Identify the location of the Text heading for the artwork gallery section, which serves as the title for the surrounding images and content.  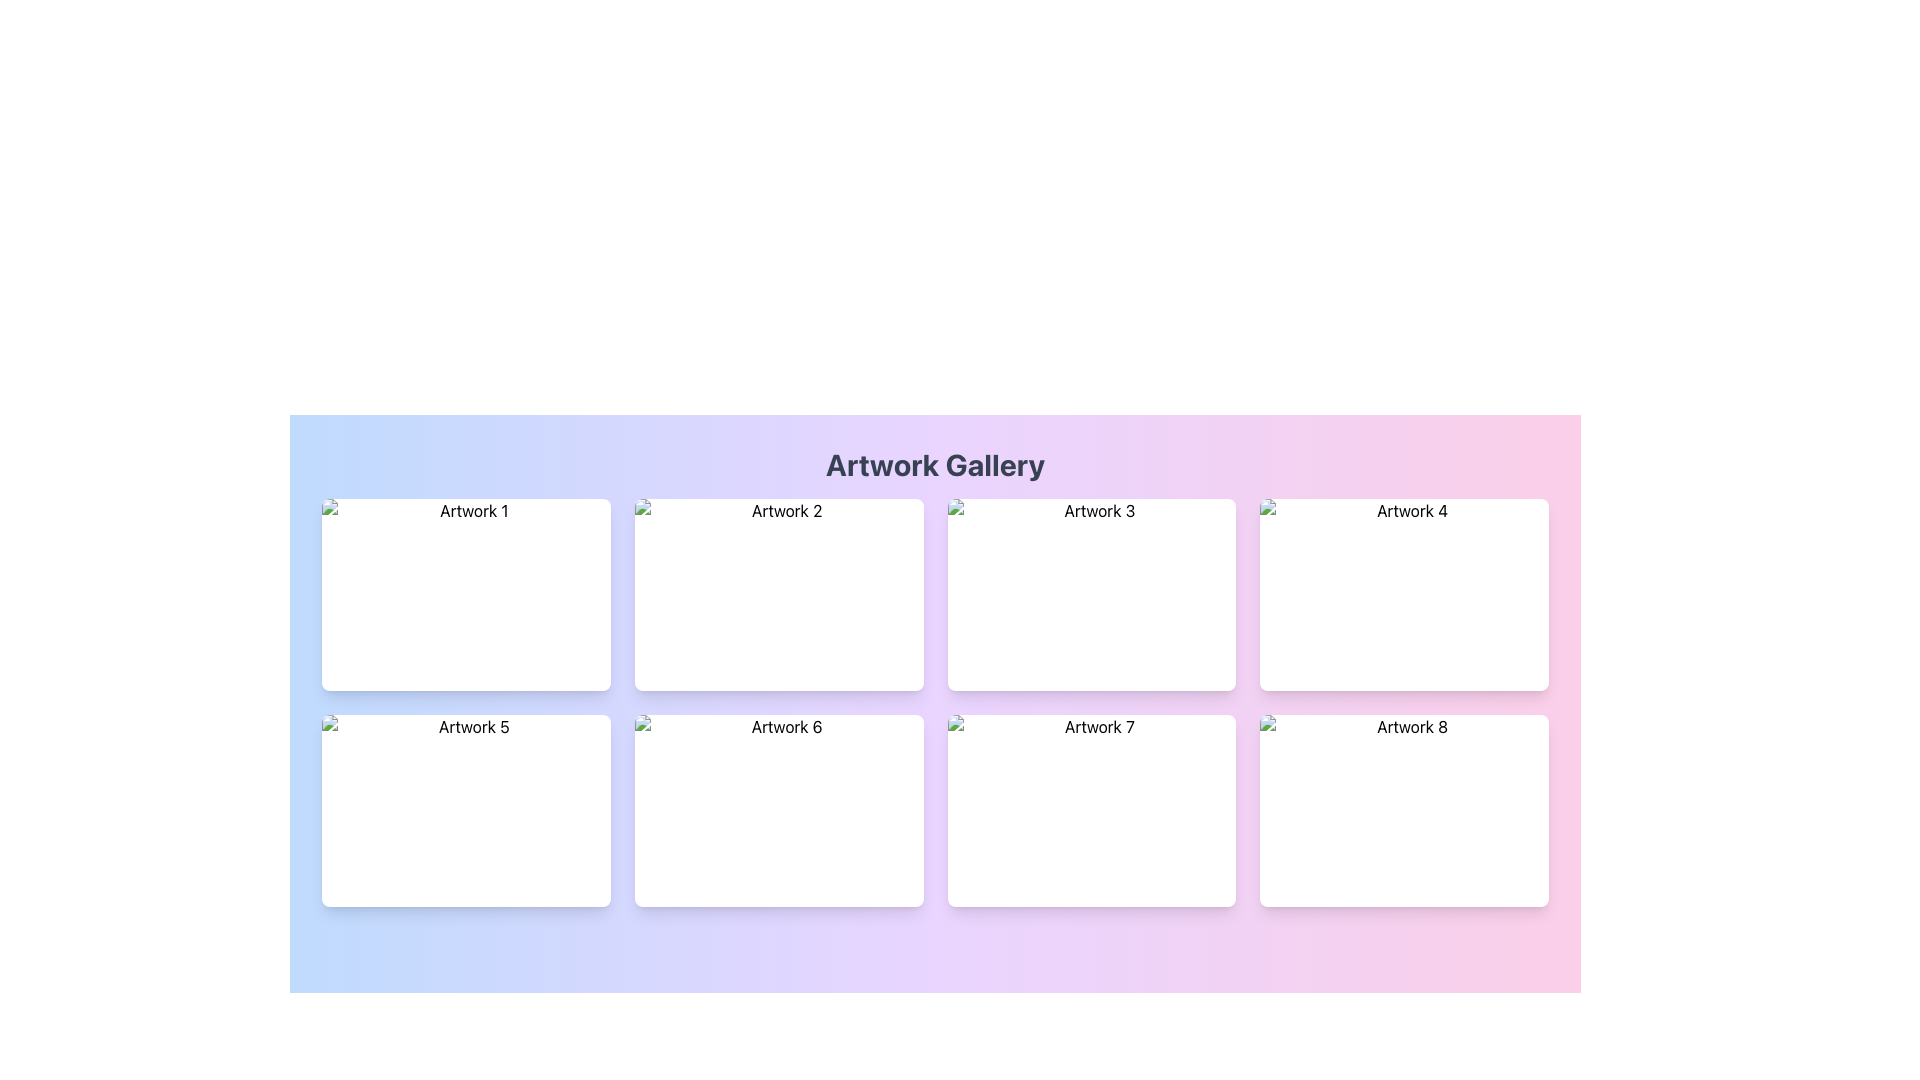
(934, 465).